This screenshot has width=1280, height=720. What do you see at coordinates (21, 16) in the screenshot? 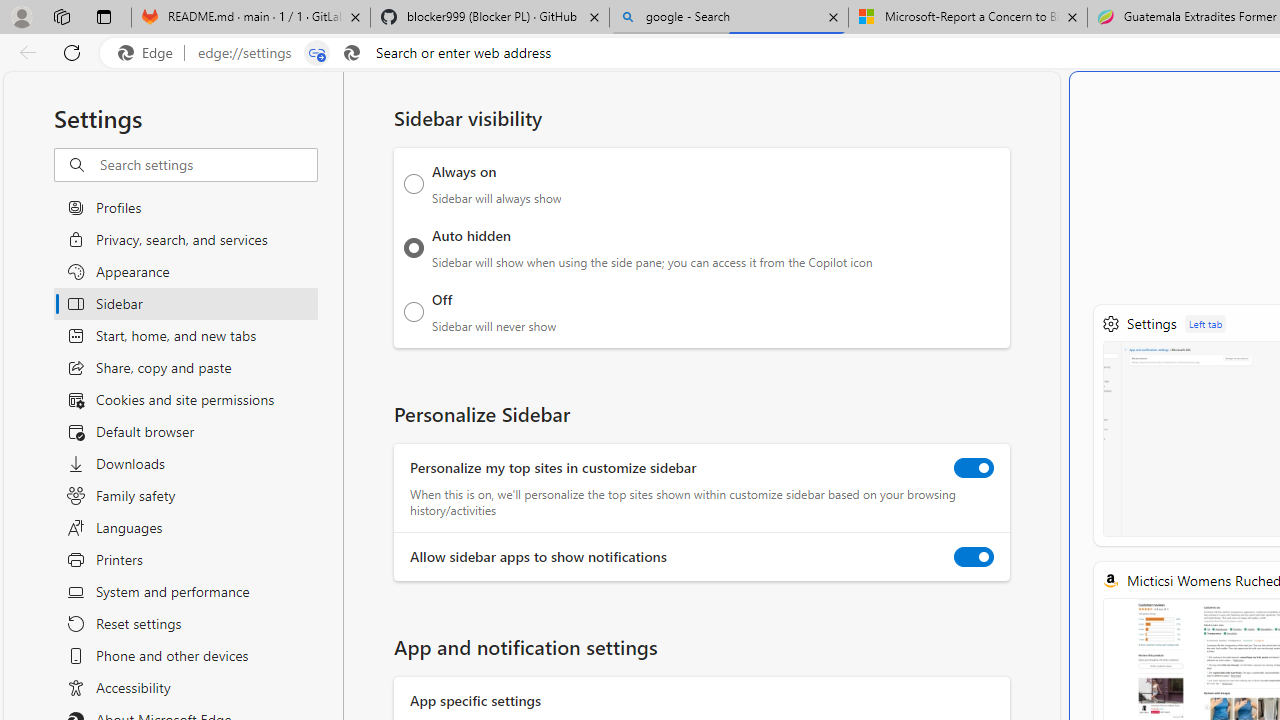
I see `'Personal Profile'` at bounding box center [21, 16].